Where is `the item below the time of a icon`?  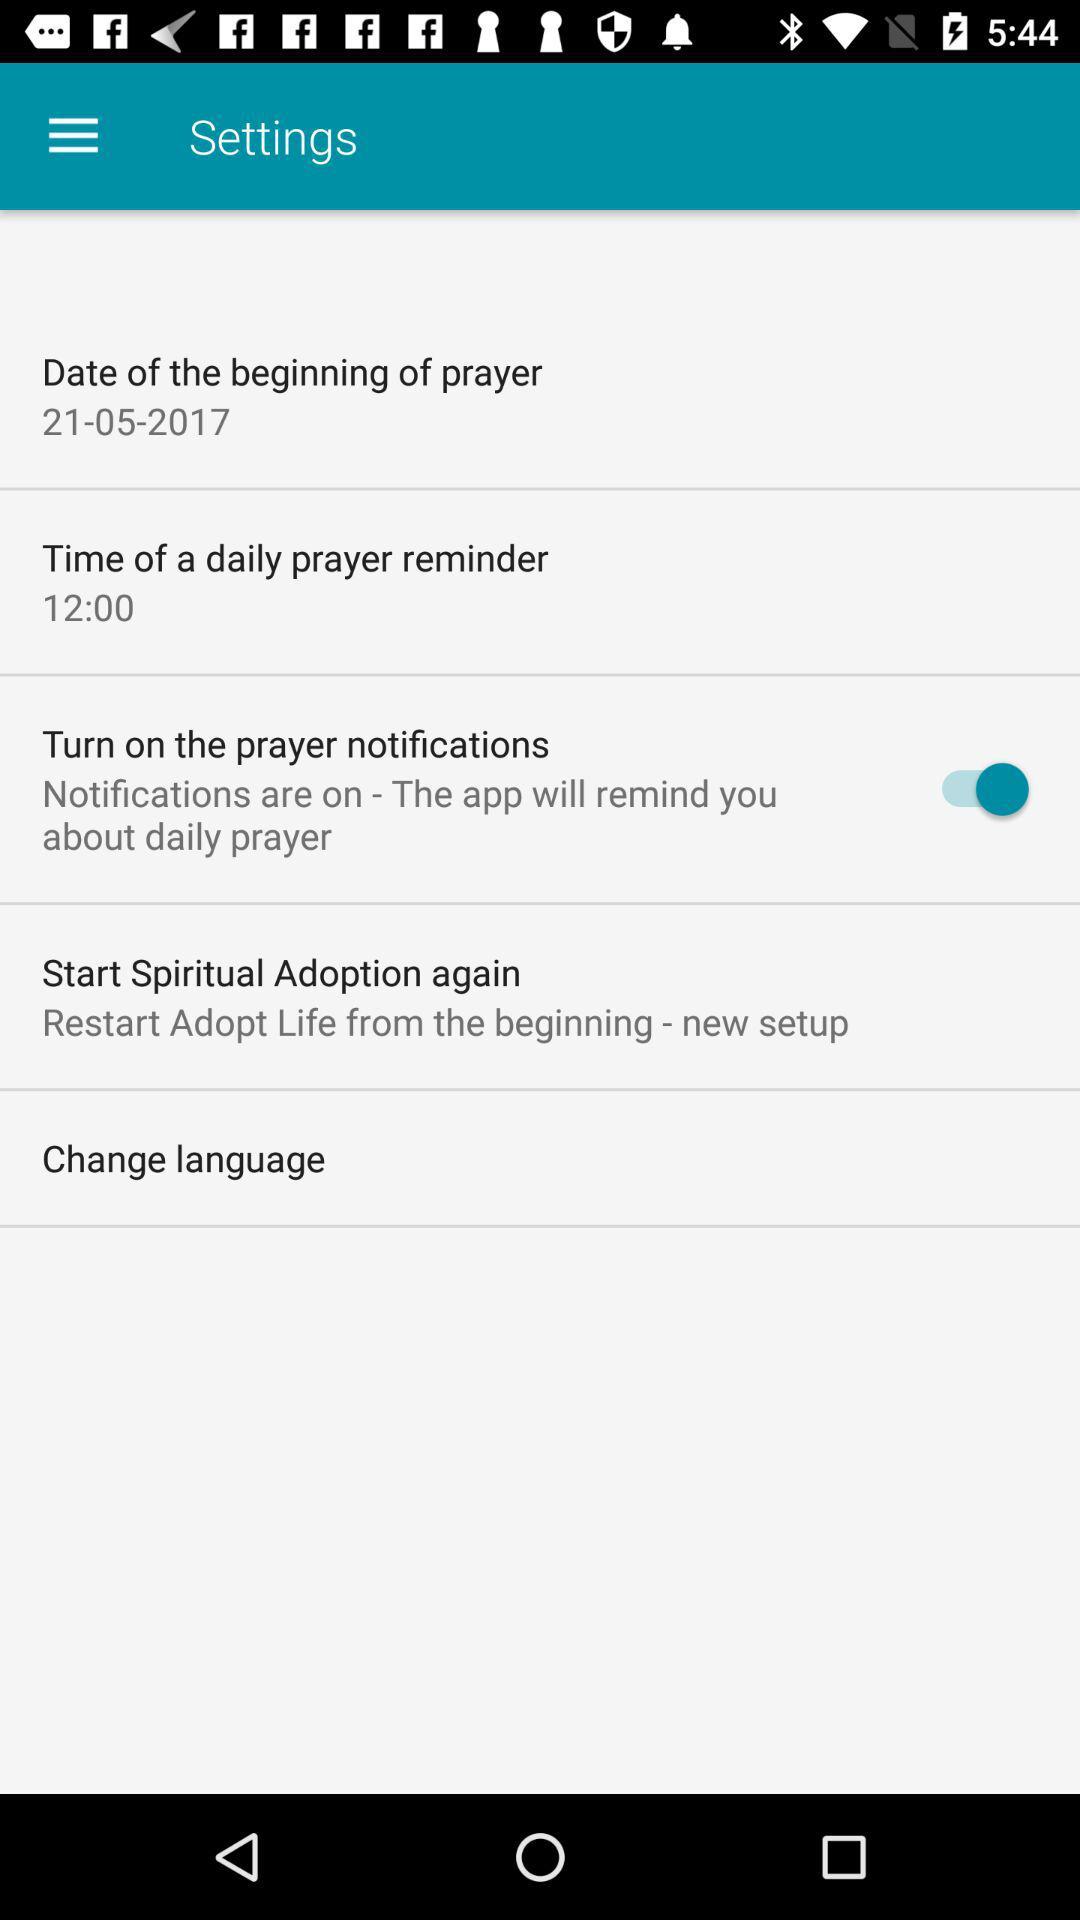
the item below the time of a icon is located at coordinates (87, 605).